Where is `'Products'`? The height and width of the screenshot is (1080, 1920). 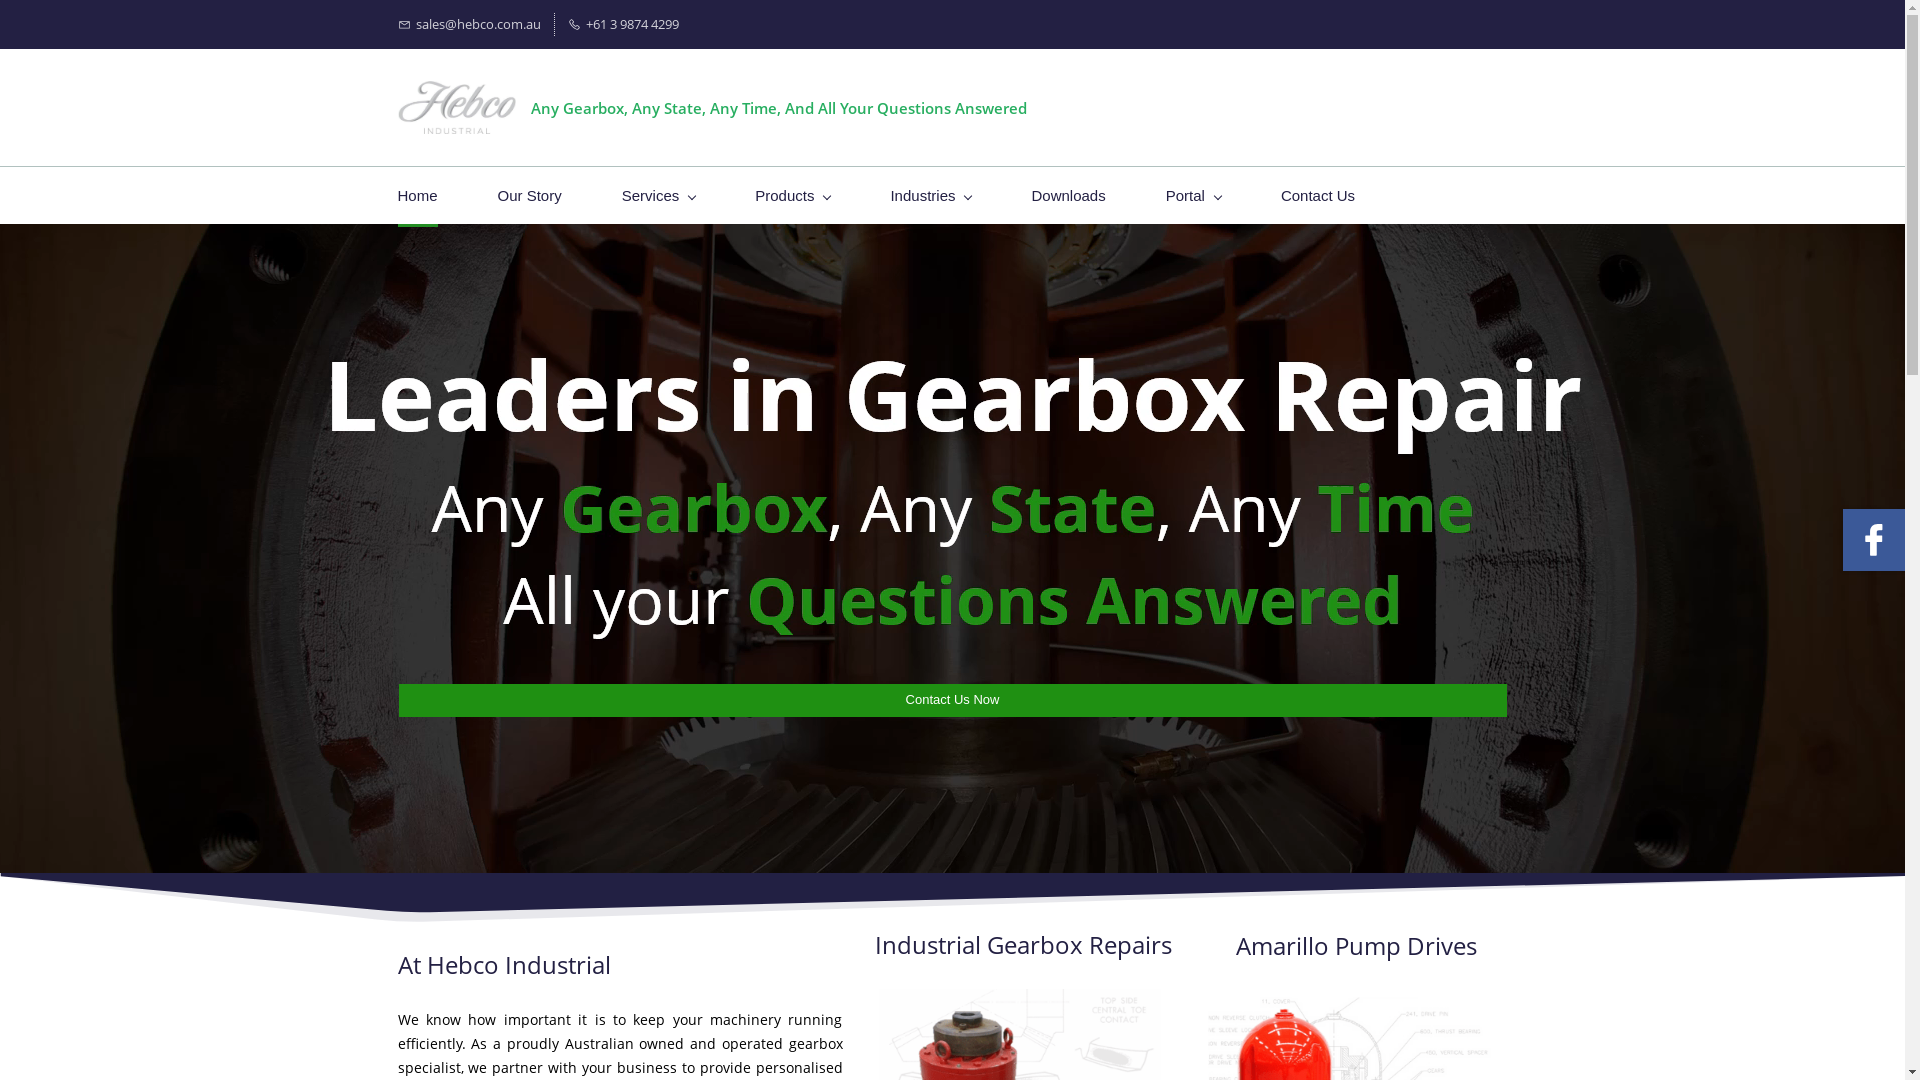 'Products' is located at coordinates (791, 195).